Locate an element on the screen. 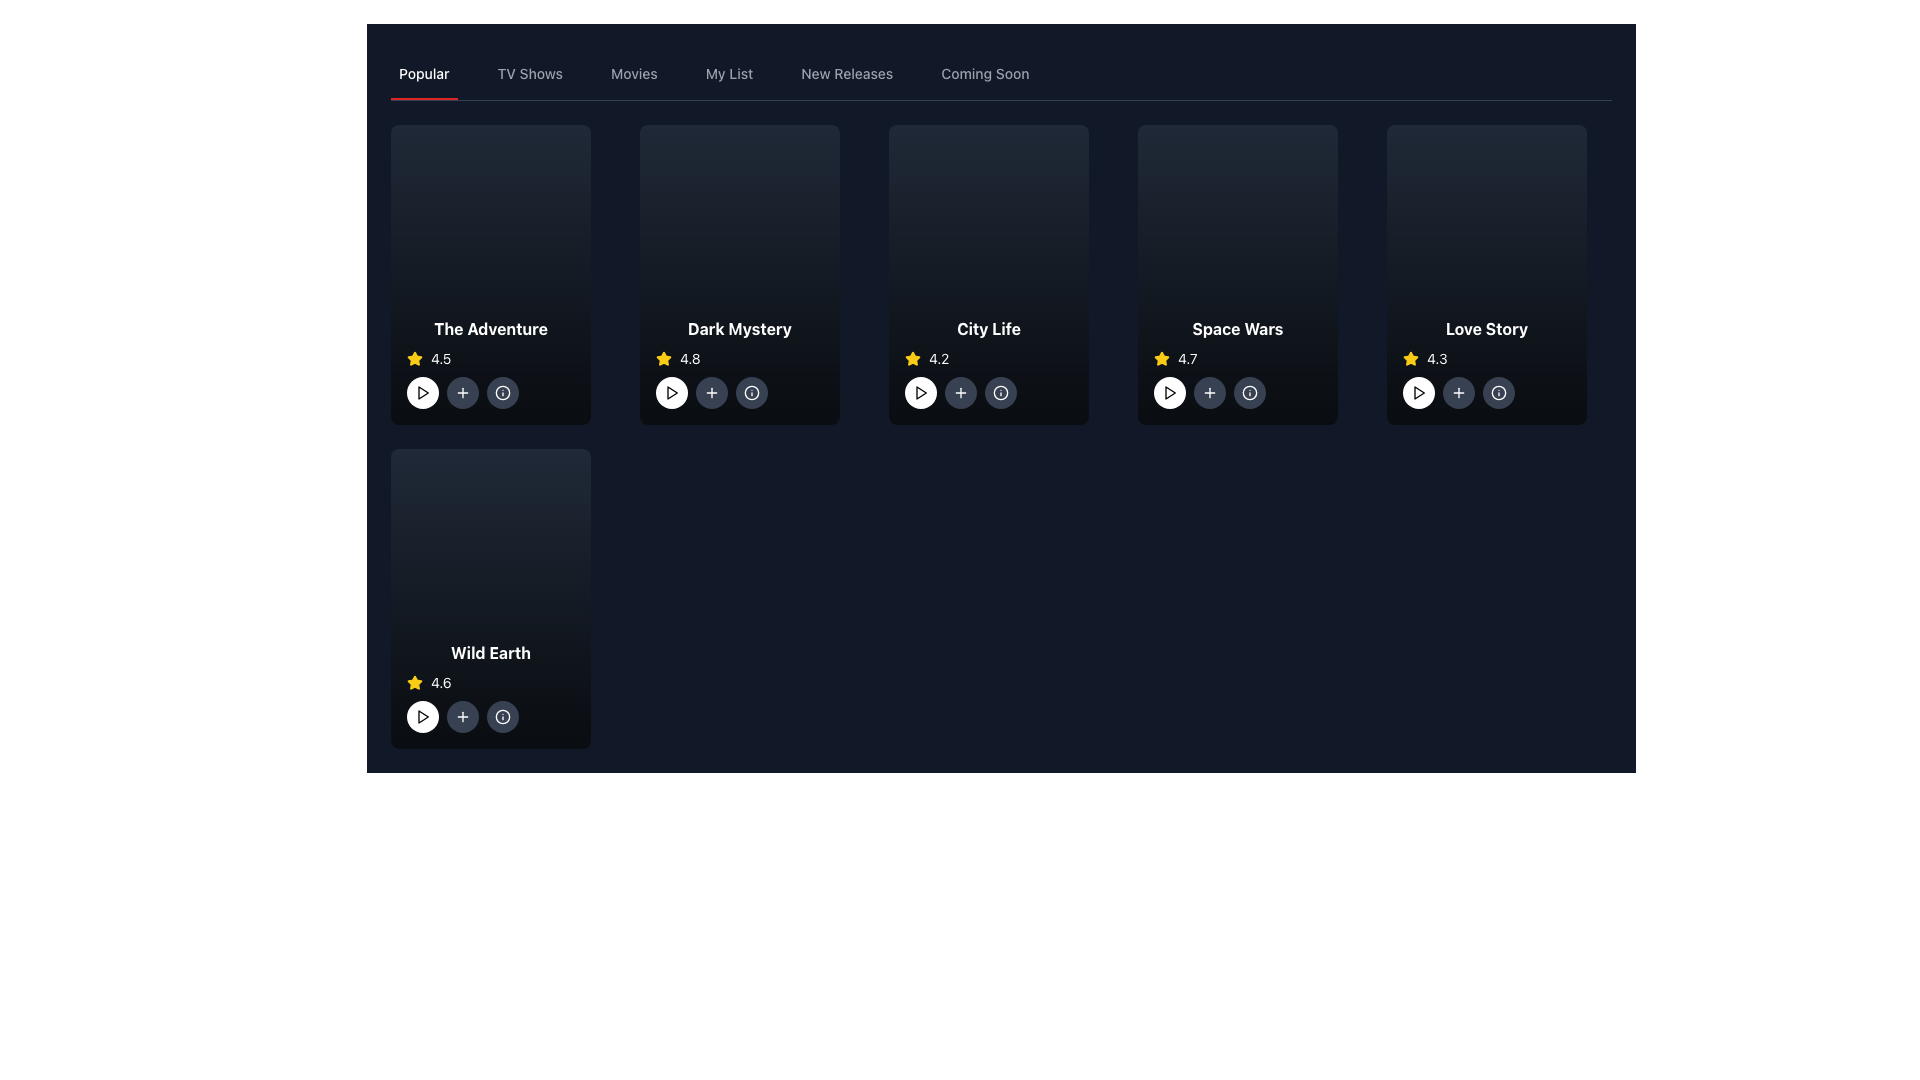 The image size is (1920, 1080). the Icon Button located at the bottom center of the 'Wild Earth' content card, positioned to the right of the play button and to the left of the info button is located at coordinates (461, 716).